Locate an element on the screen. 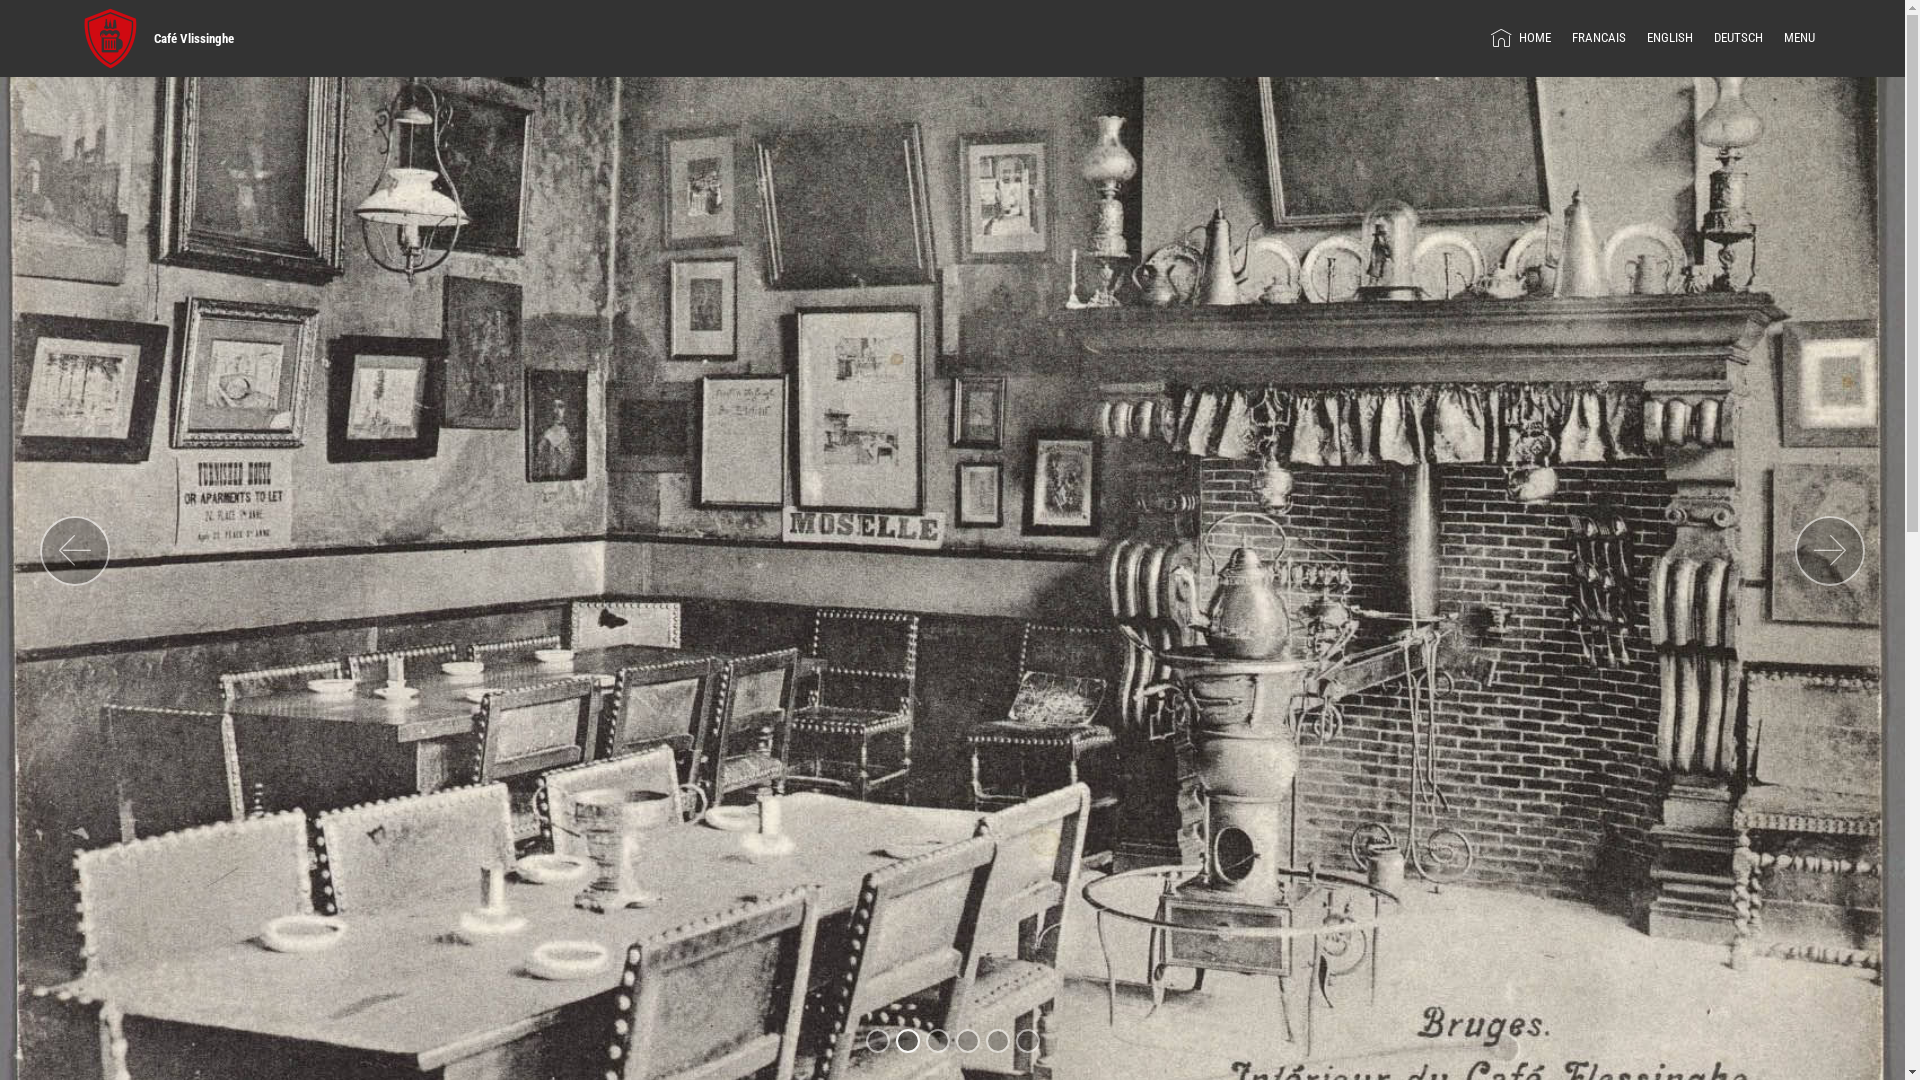 Image resolution: width=1920 pixels, height=1080 pixels. 'DEUTSCH' is located at coordinates (1712, 38).